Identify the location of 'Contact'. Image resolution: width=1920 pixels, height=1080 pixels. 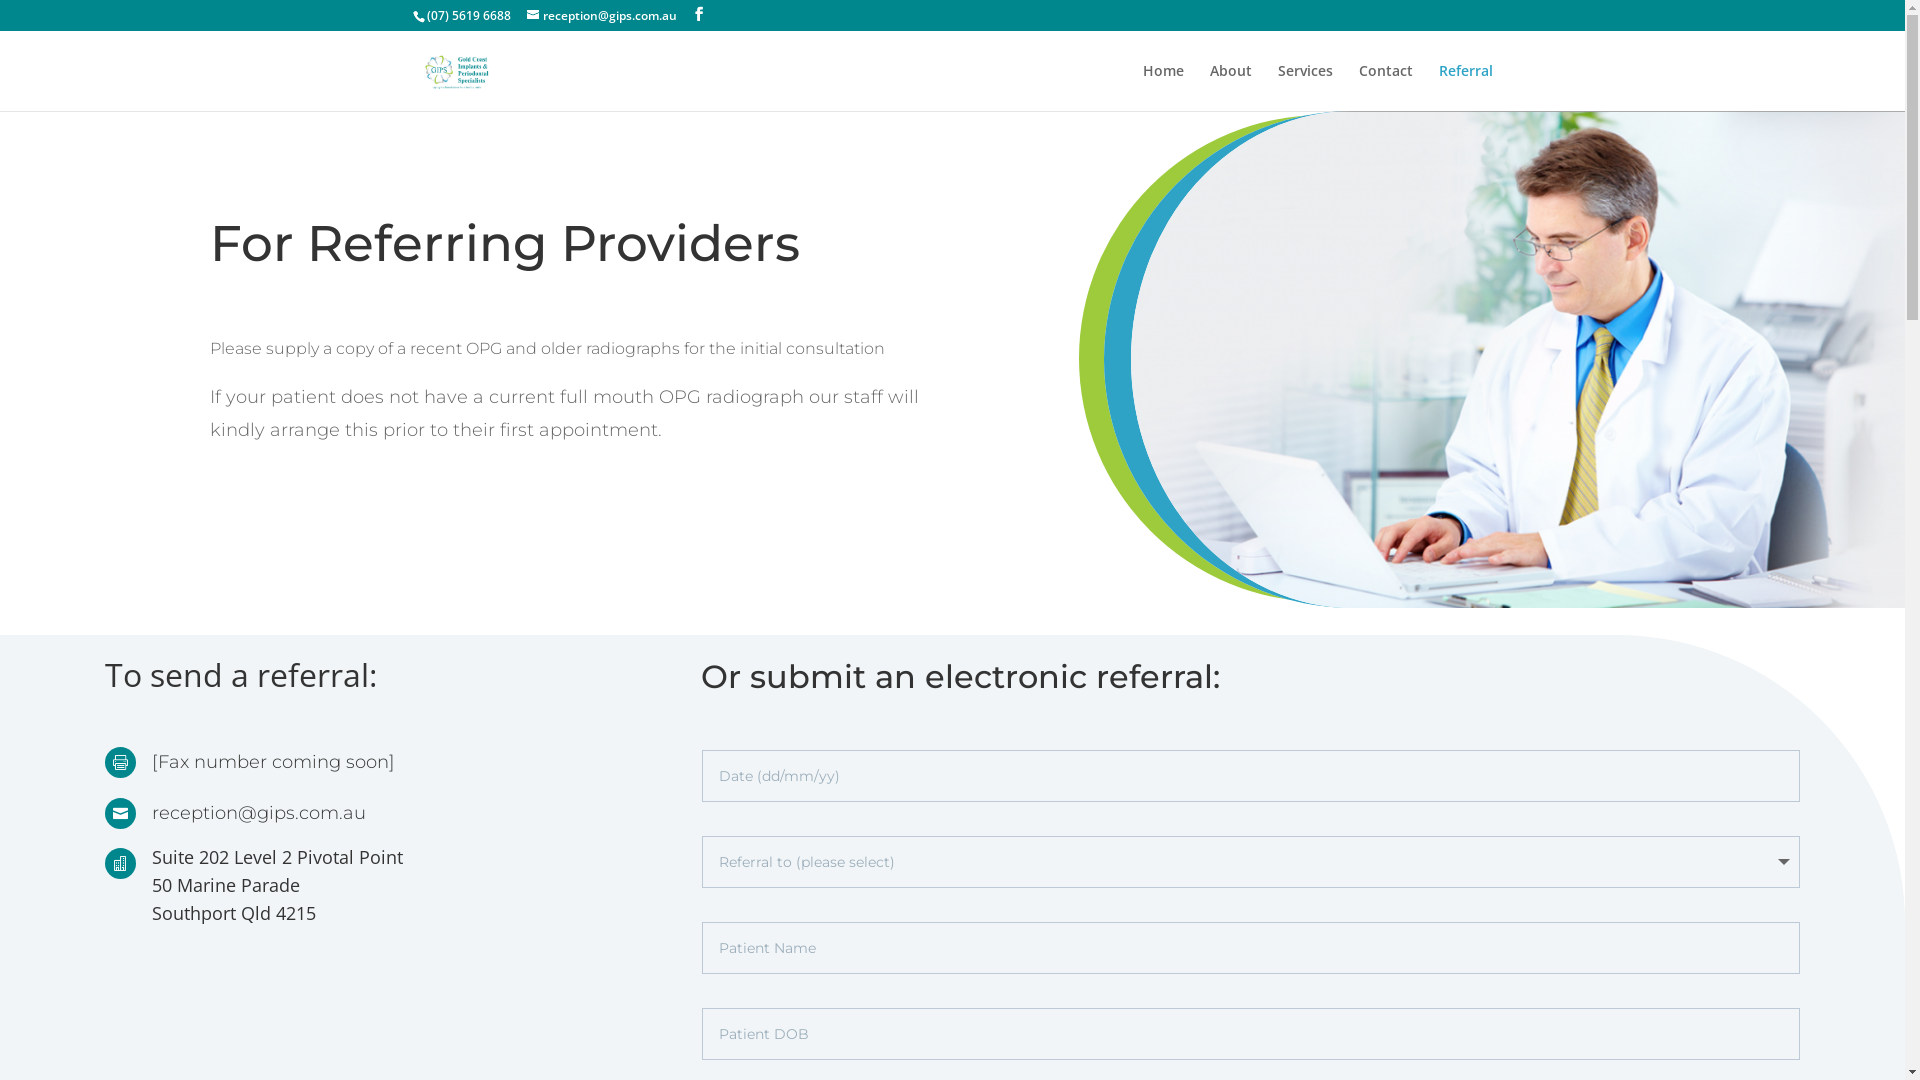
(1384, 86).